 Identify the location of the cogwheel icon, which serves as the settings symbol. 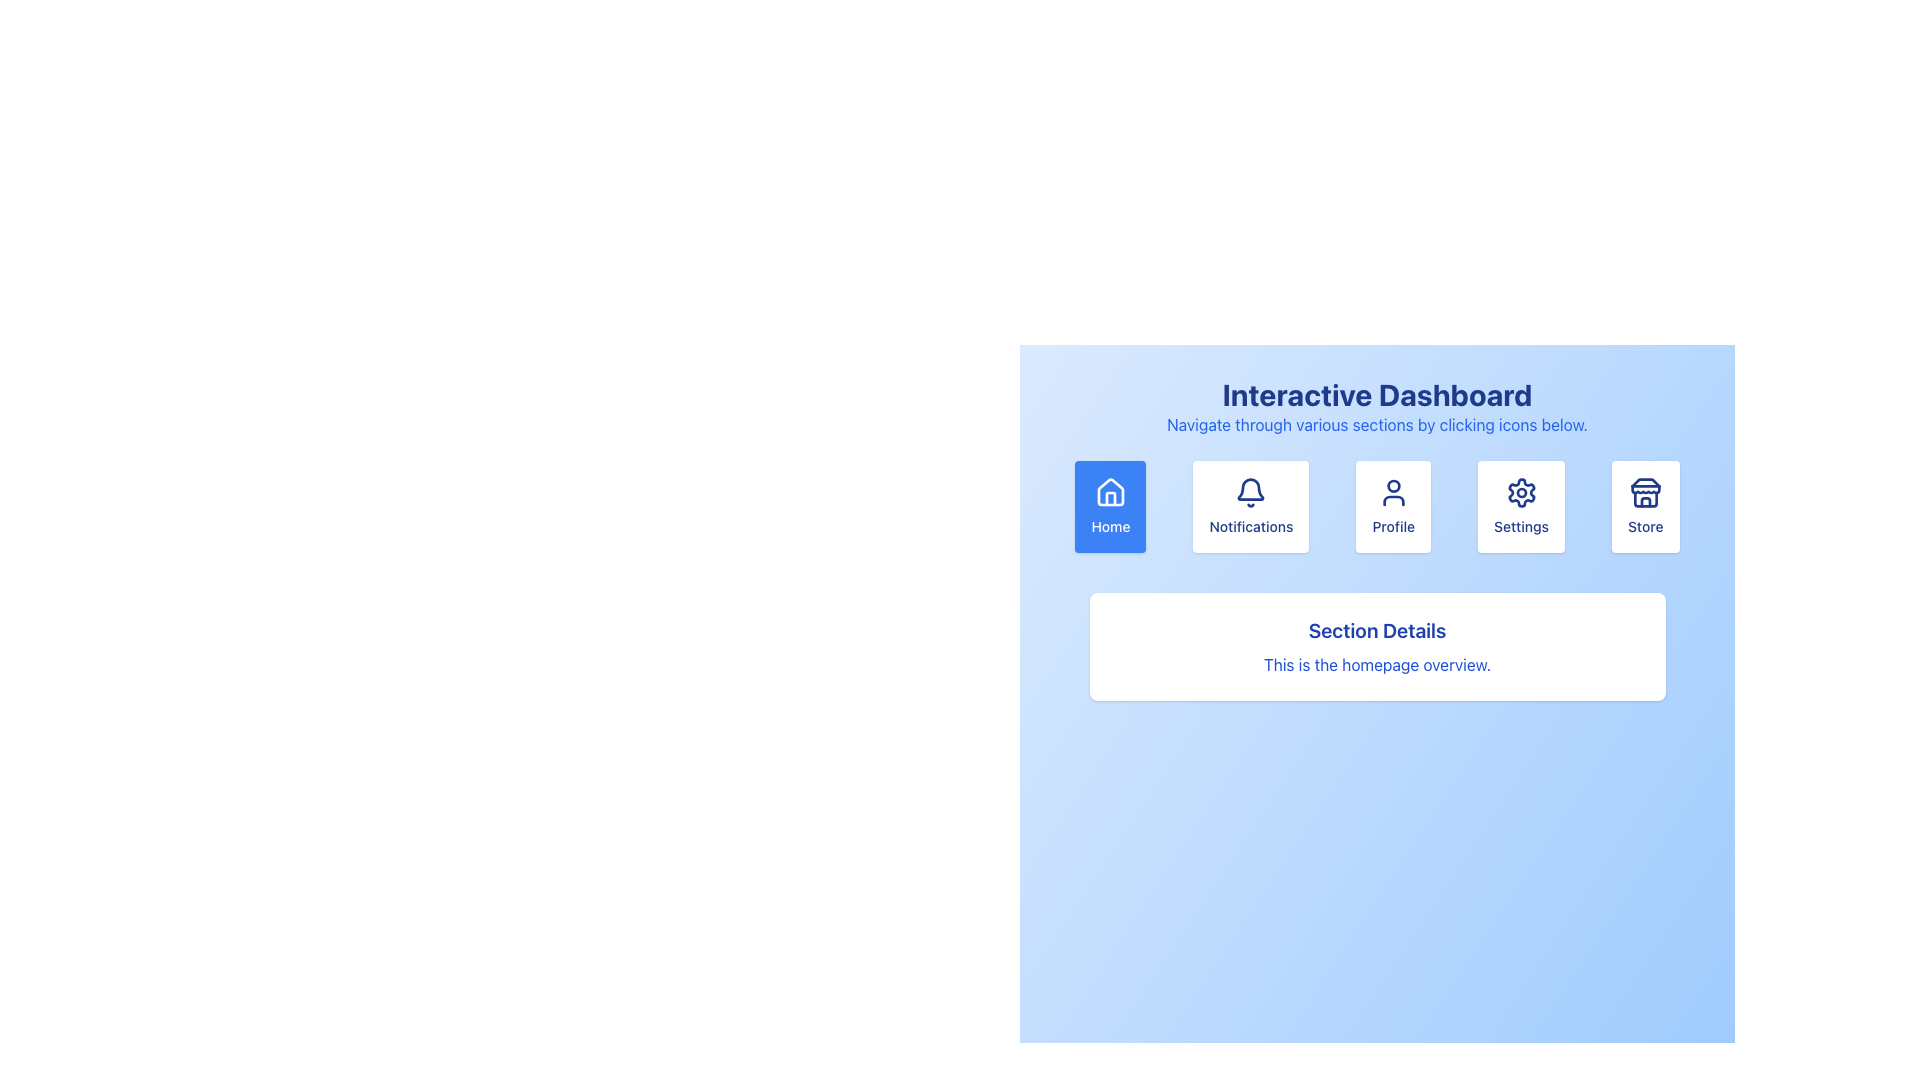
(1520, 493).